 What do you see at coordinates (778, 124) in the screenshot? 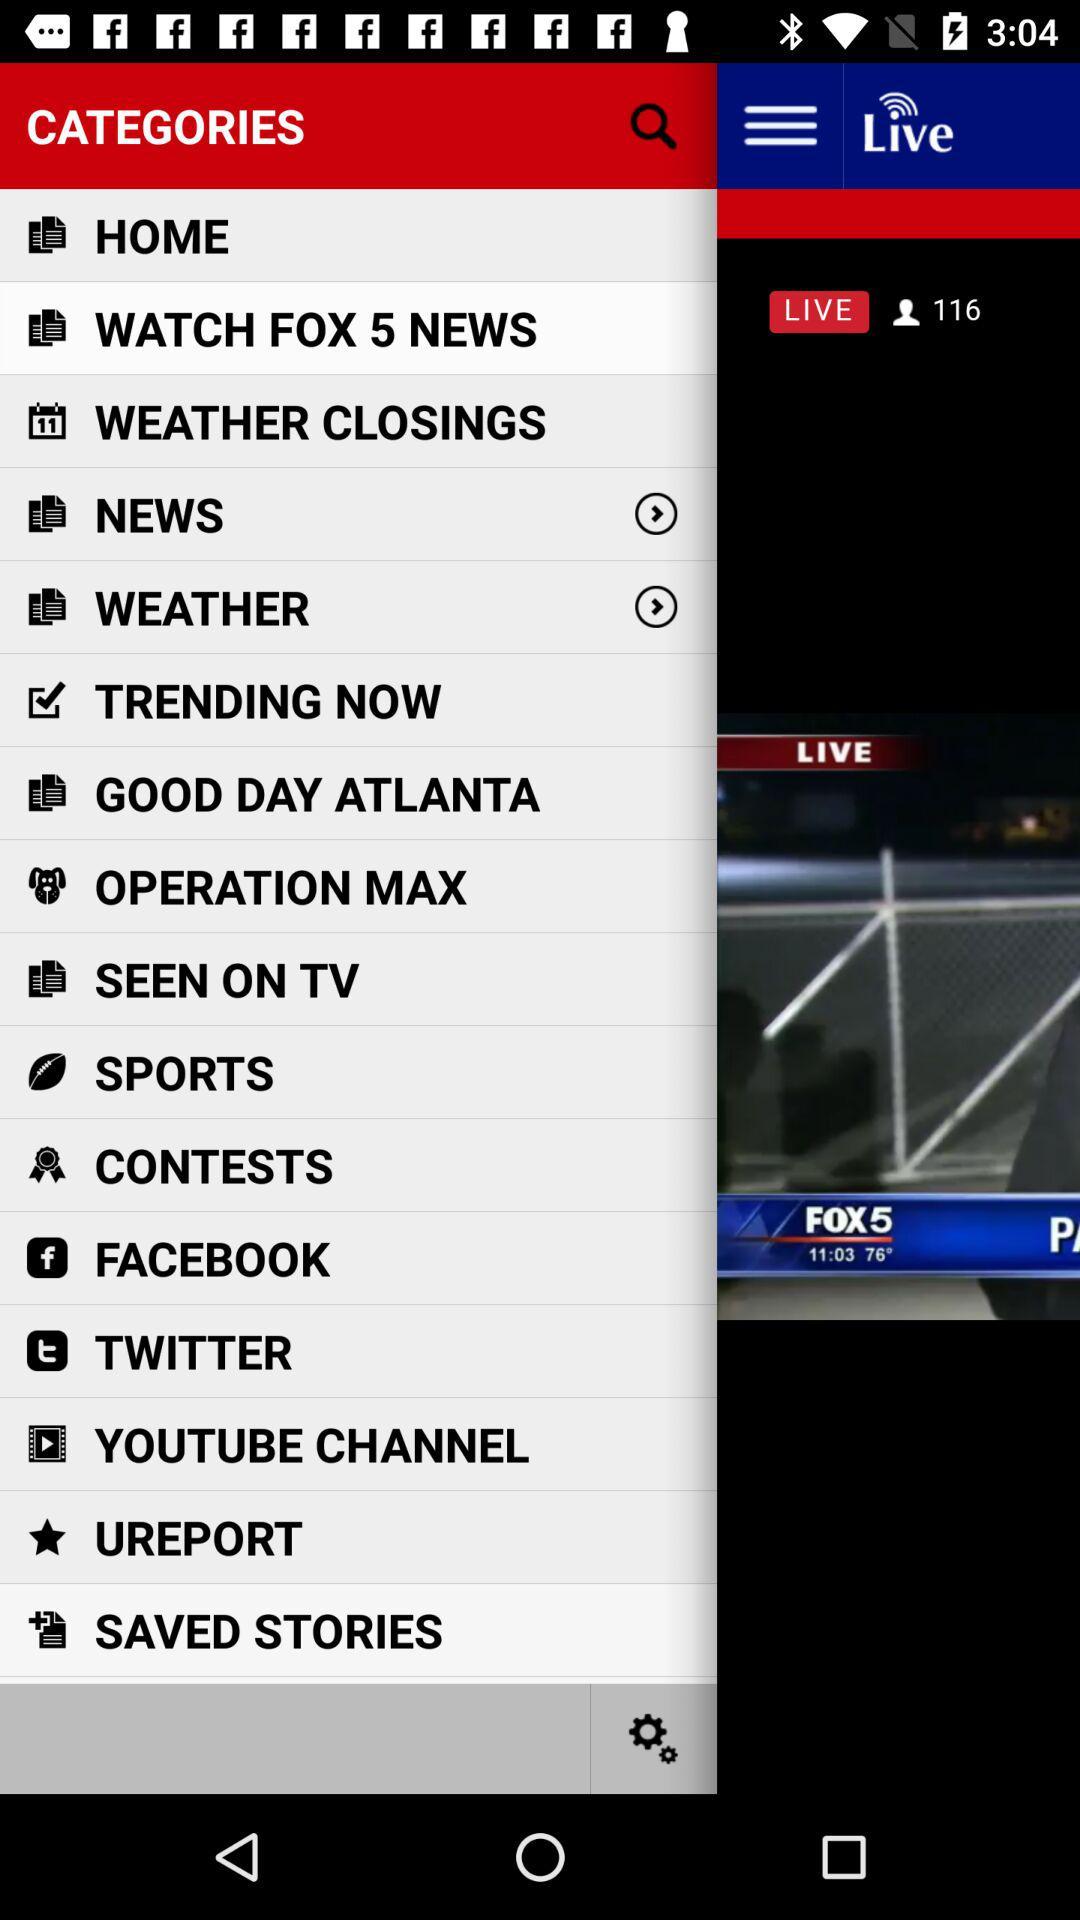
I see `my profile option to be veiw` at bounding box center [778, 124].